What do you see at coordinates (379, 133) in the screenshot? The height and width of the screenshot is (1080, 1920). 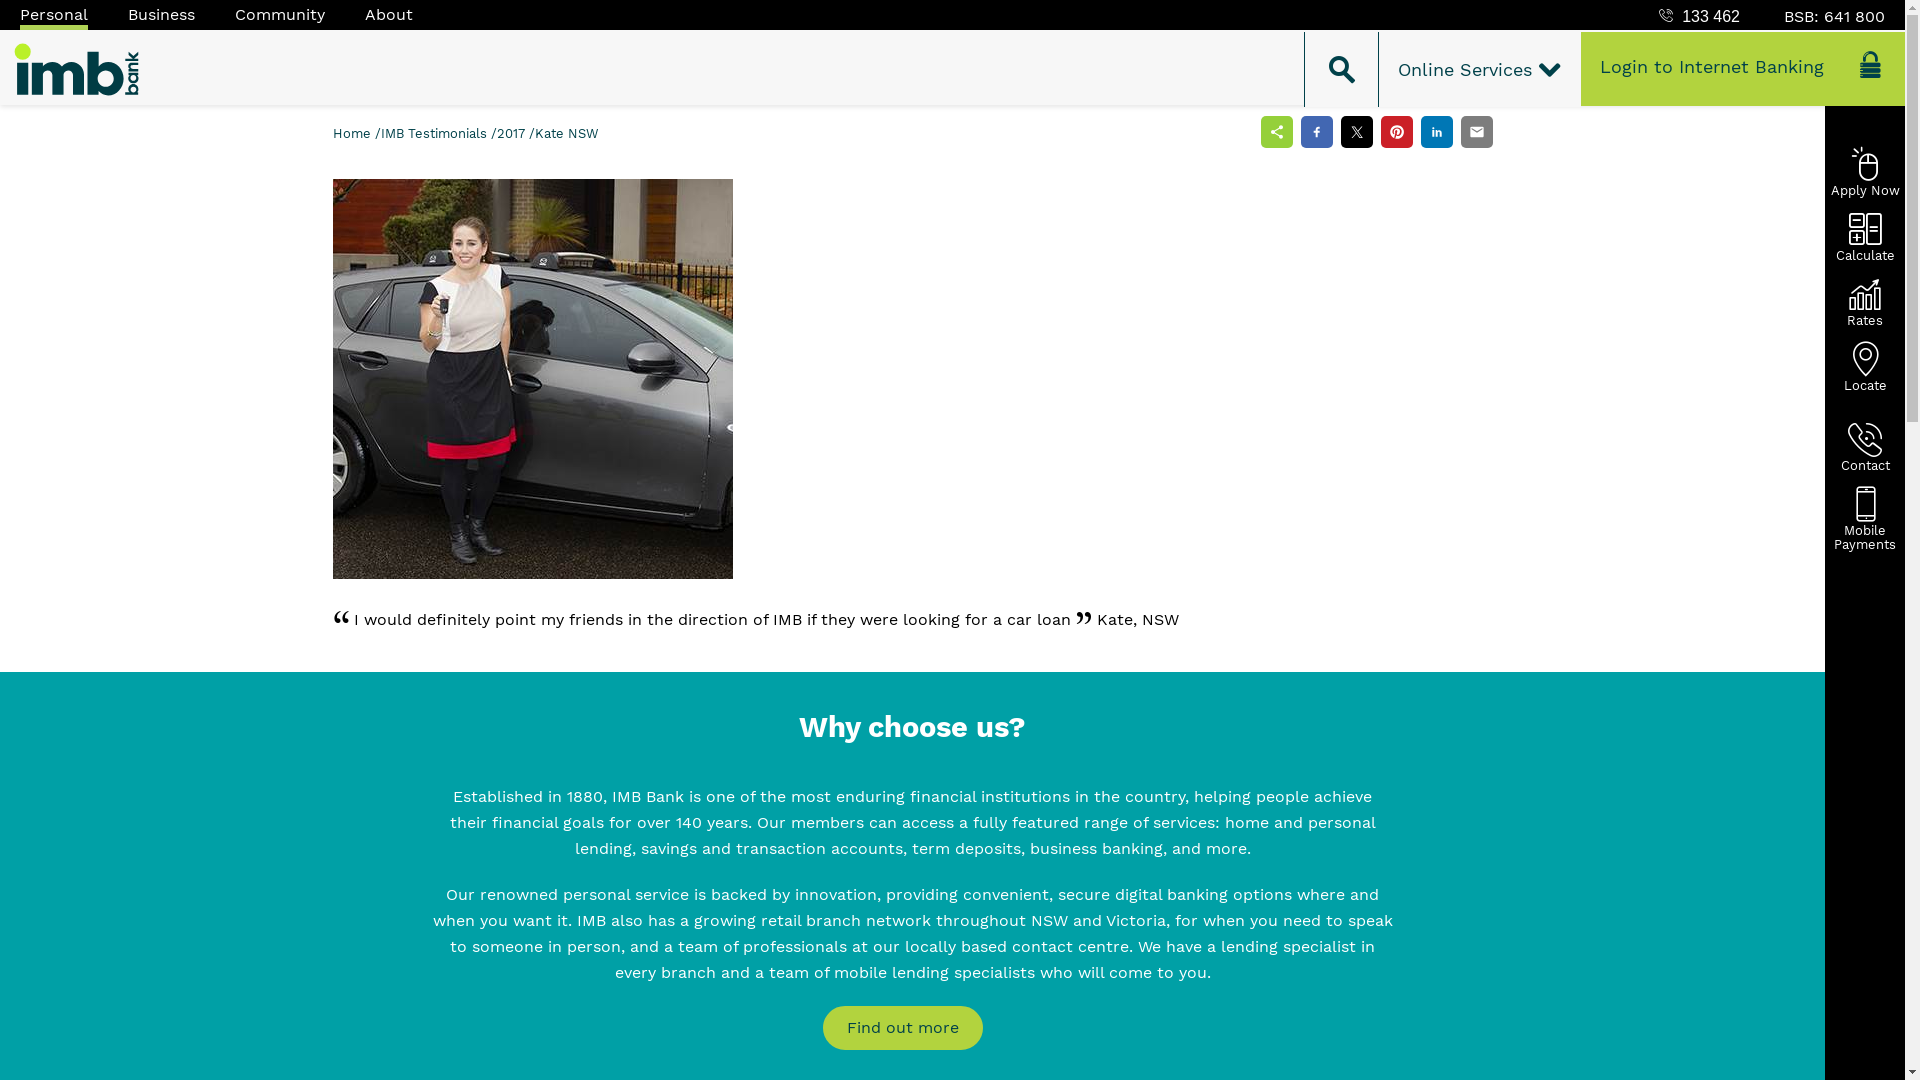 I see `'IMB Testimonials'` at bounding box center [379, 133].